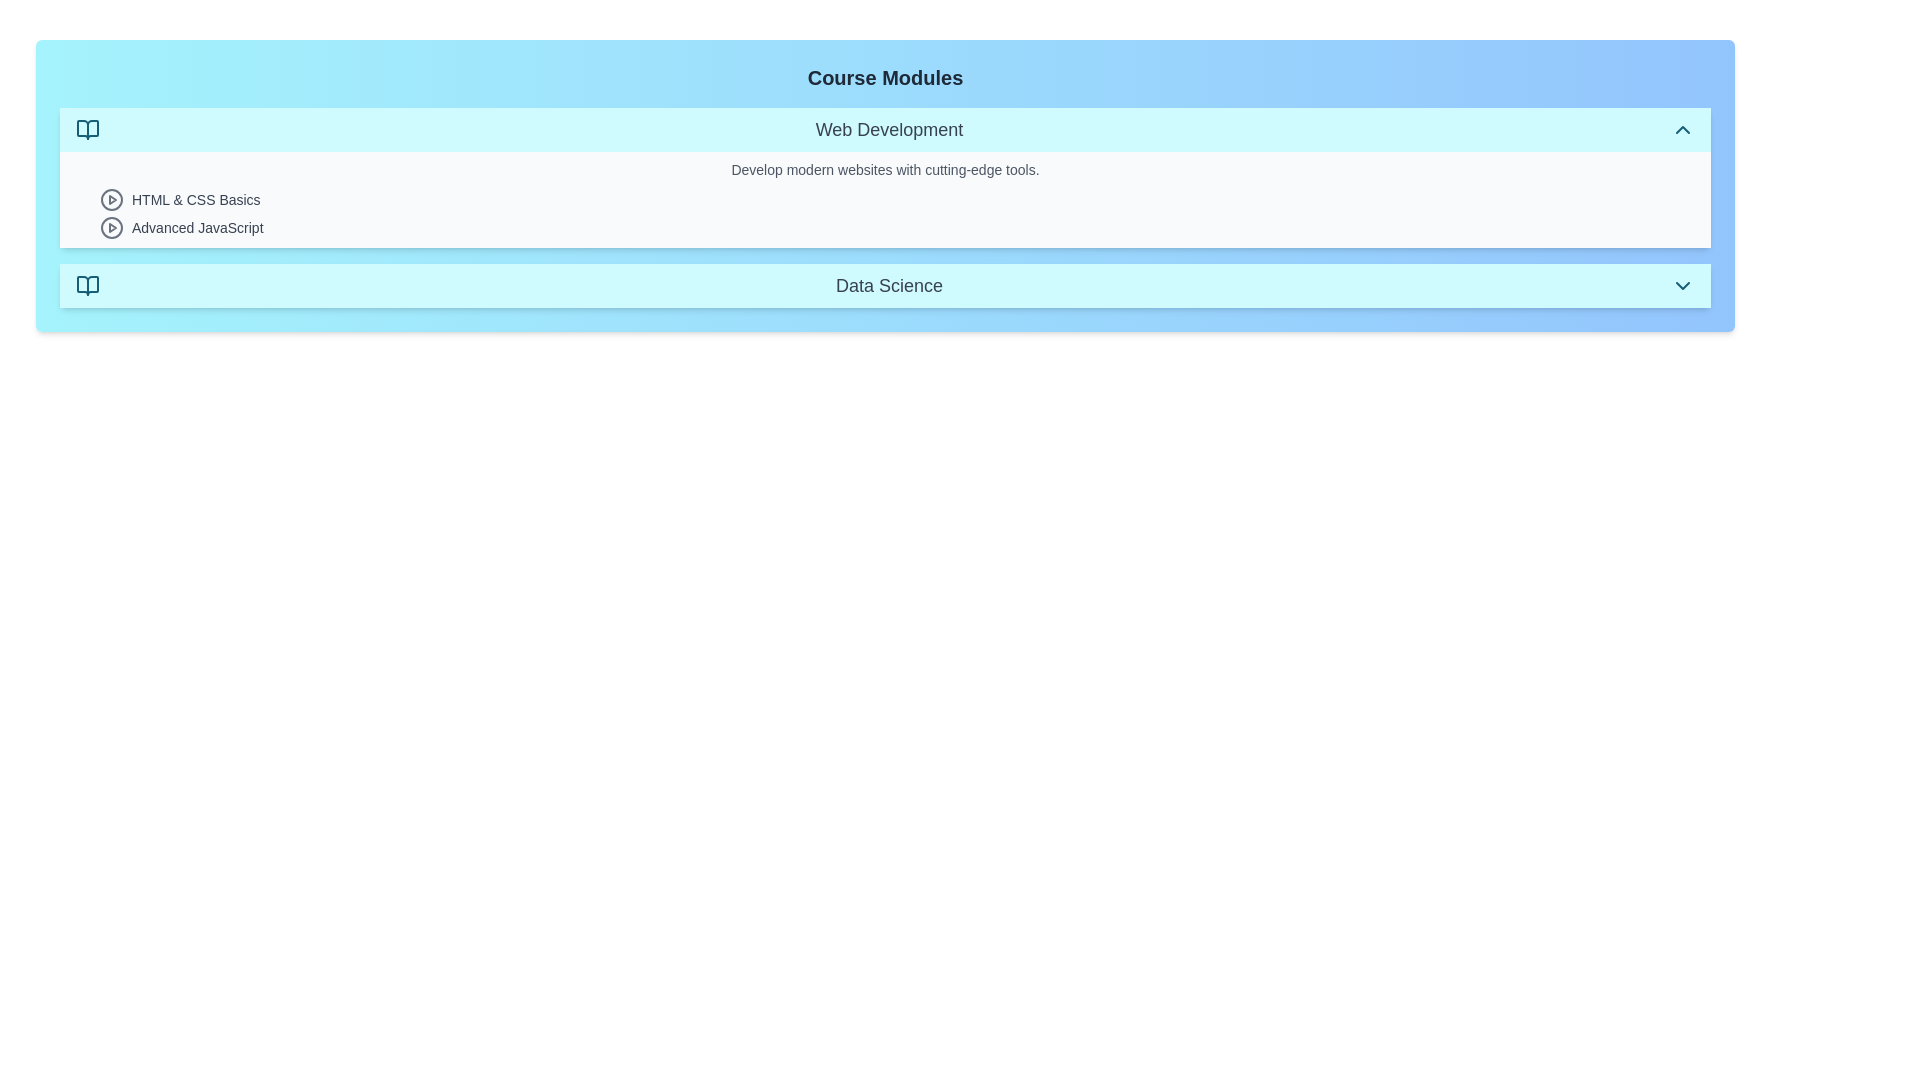  What do you see at coordinates (86, 130) in the screenshot?
I see `the 'open book' icon located at the top-left corner of the 'Web Development' module header` at bounding box center [86, 130].